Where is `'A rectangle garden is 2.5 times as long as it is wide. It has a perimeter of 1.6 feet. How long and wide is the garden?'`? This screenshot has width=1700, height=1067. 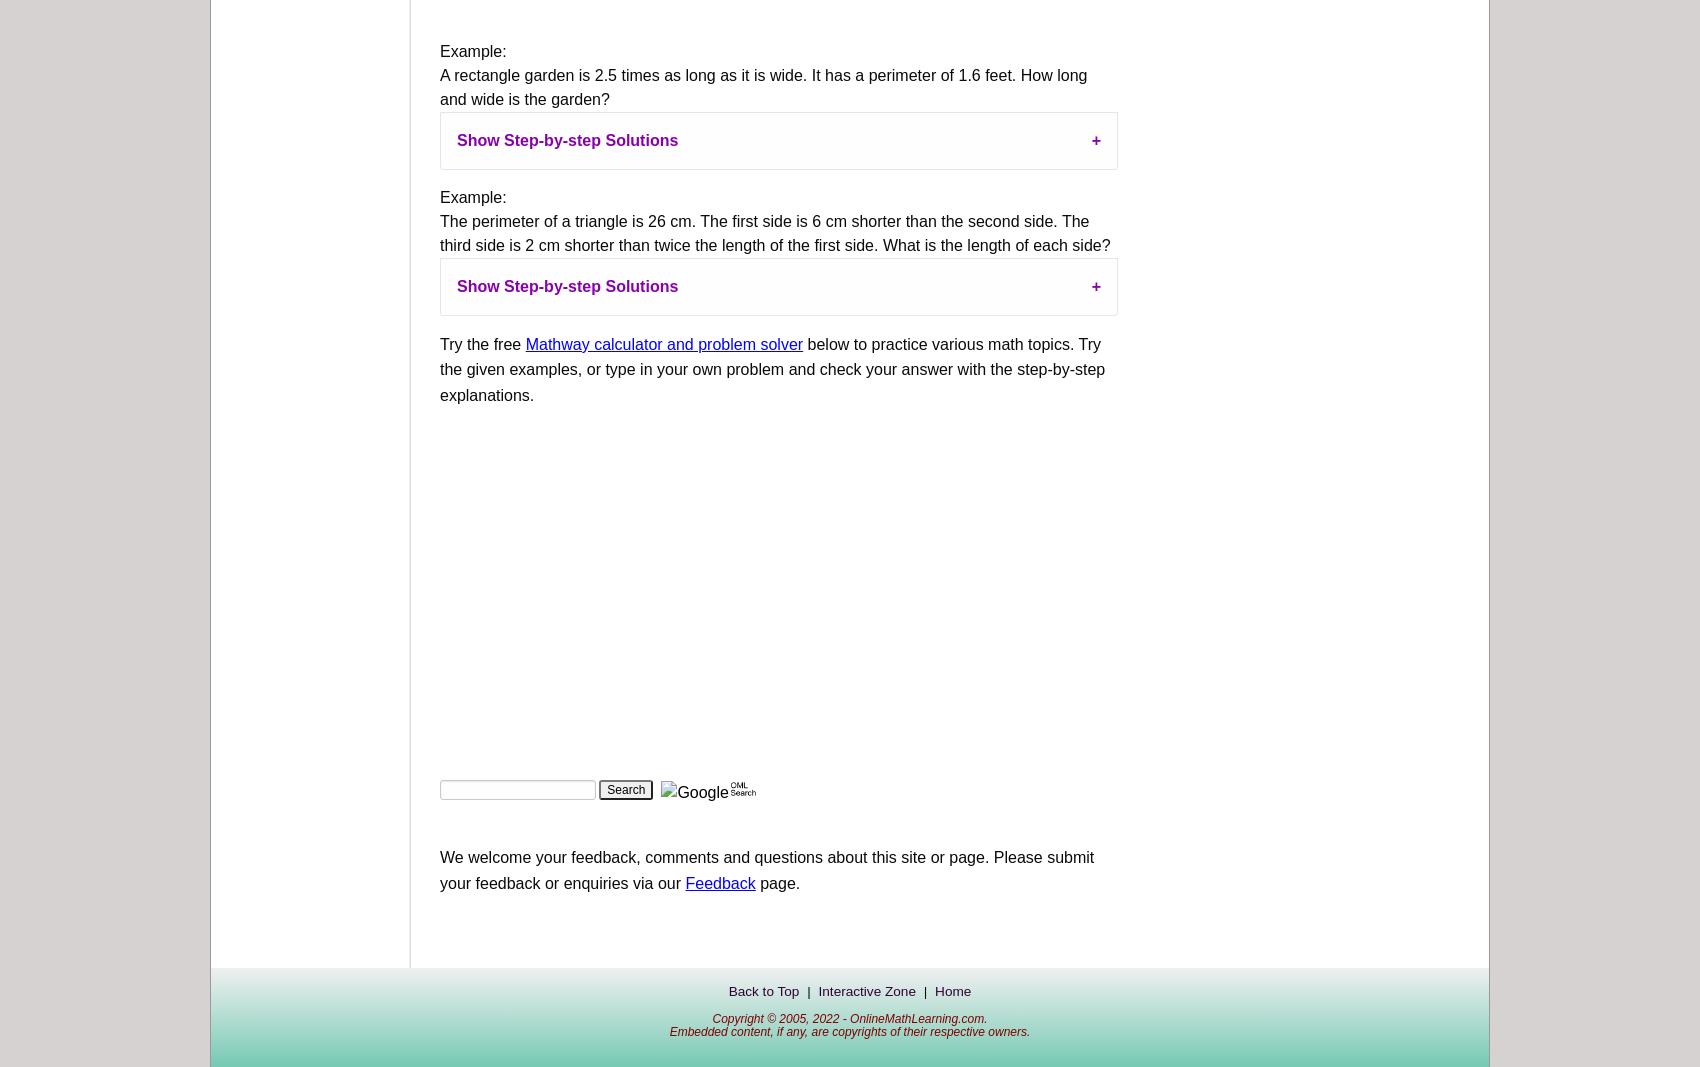
'A rectangle garden is 2.5 times as long as it is wide. It has a perimeter of 1.6 feet. How long and wide is the garden?' is located at coordinates (439, 85).